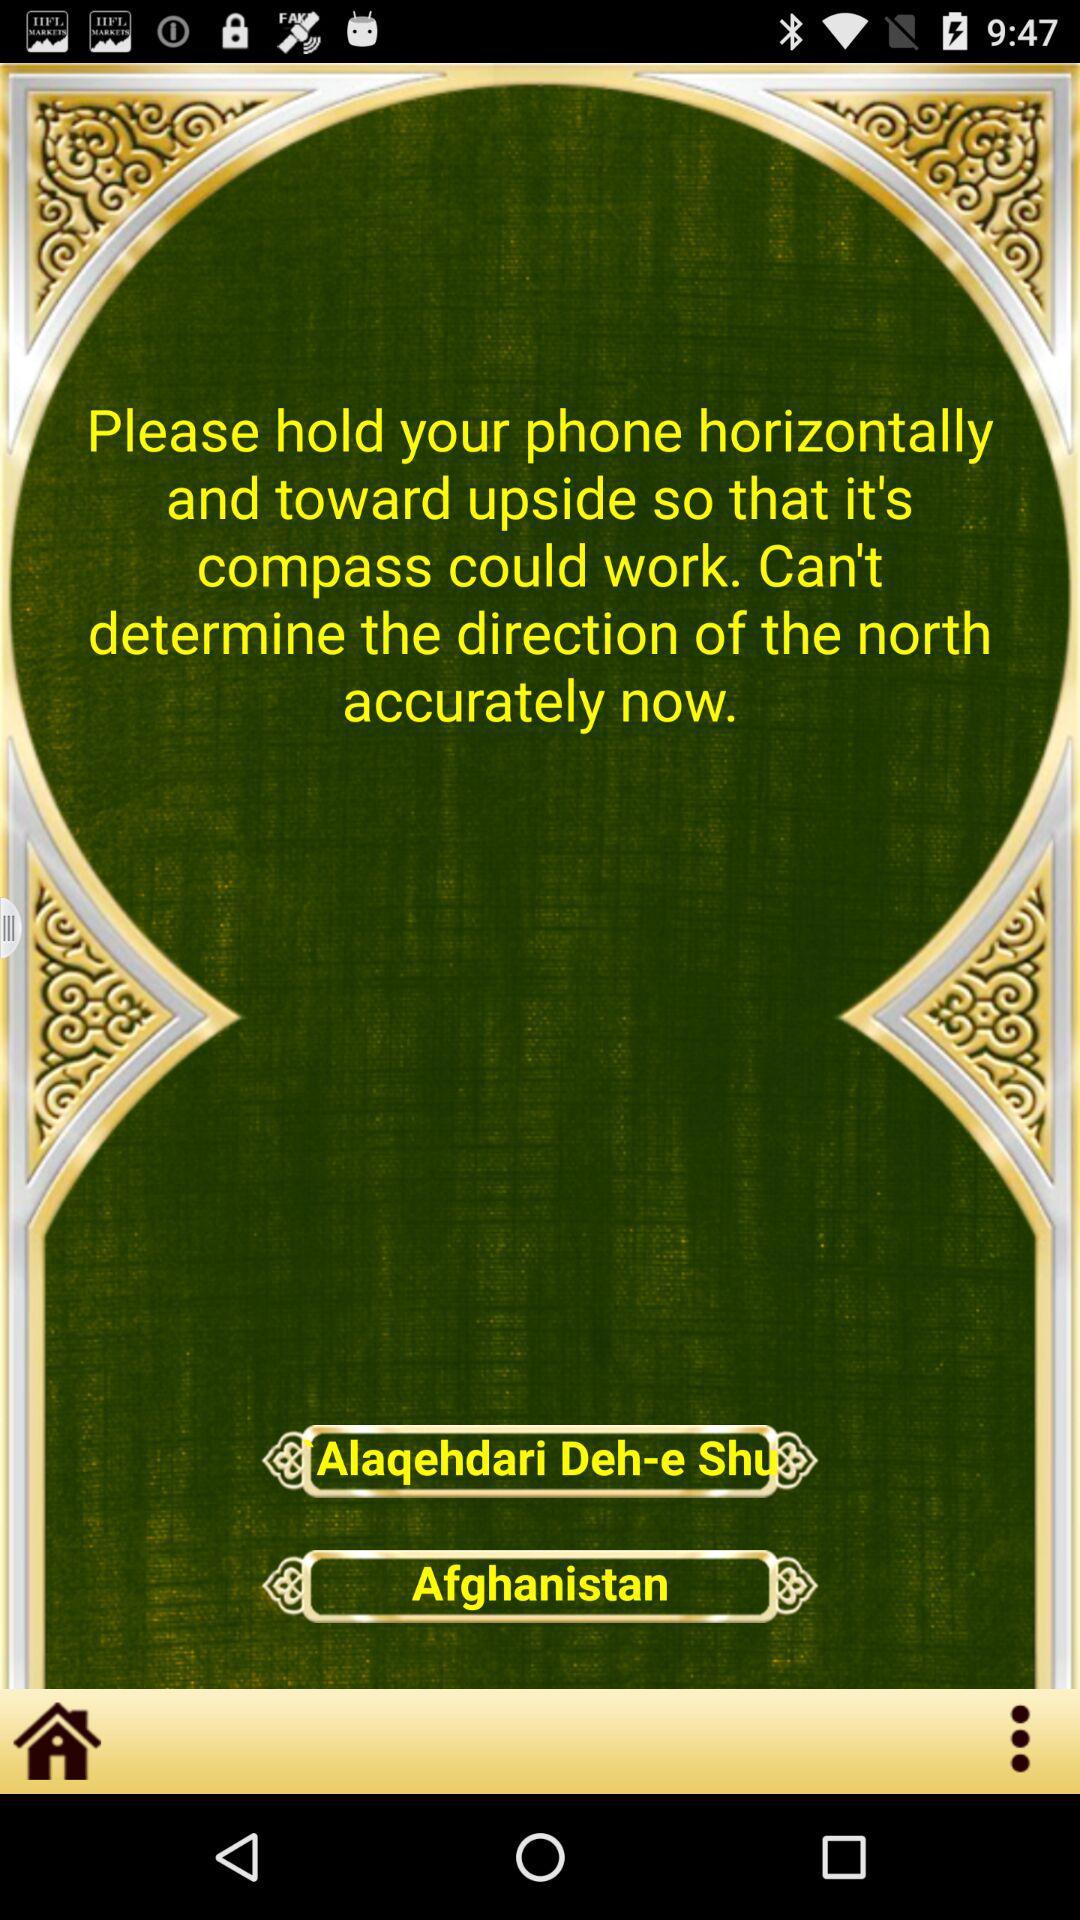 The image size is (1080, 1920). I want to click on stop the app, so click(23, 927).